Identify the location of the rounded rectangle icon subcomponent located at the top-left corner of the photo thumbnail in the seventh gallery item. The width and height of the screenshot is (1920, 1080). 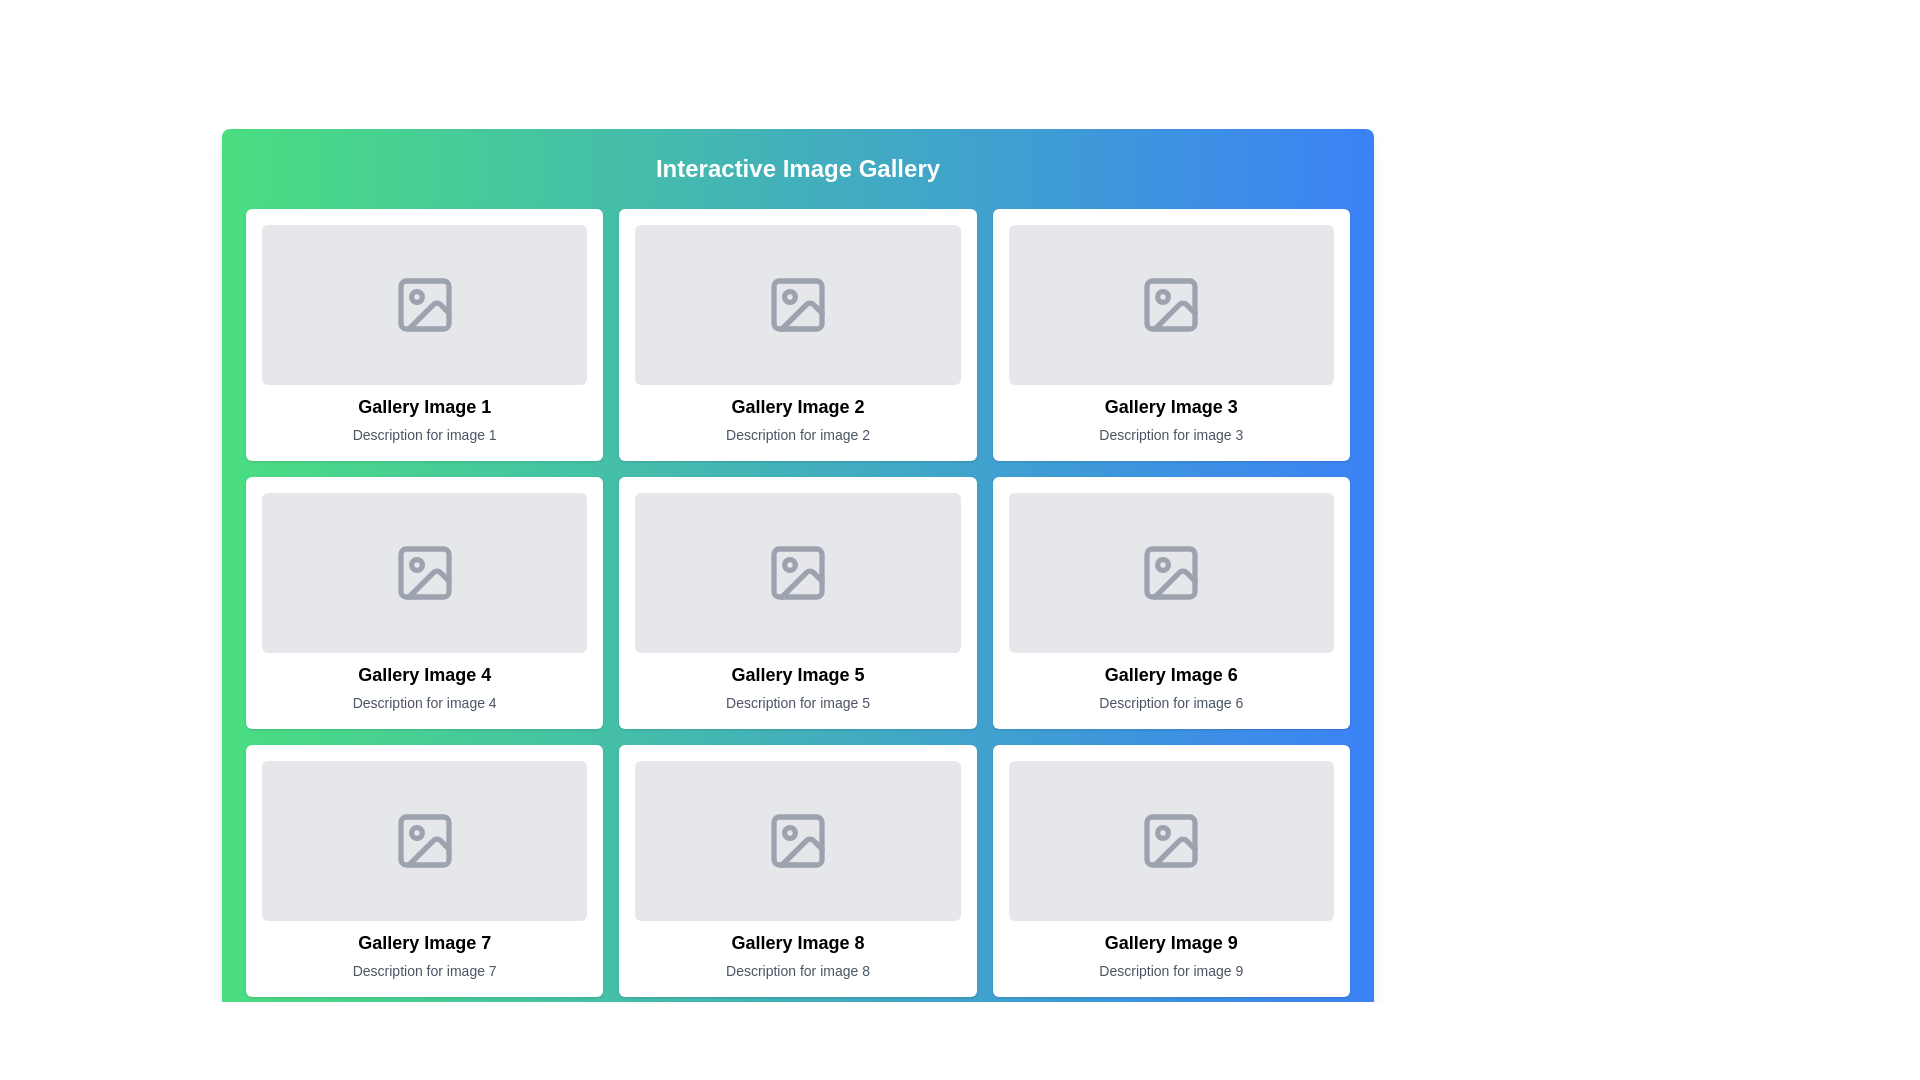
(423, 840).